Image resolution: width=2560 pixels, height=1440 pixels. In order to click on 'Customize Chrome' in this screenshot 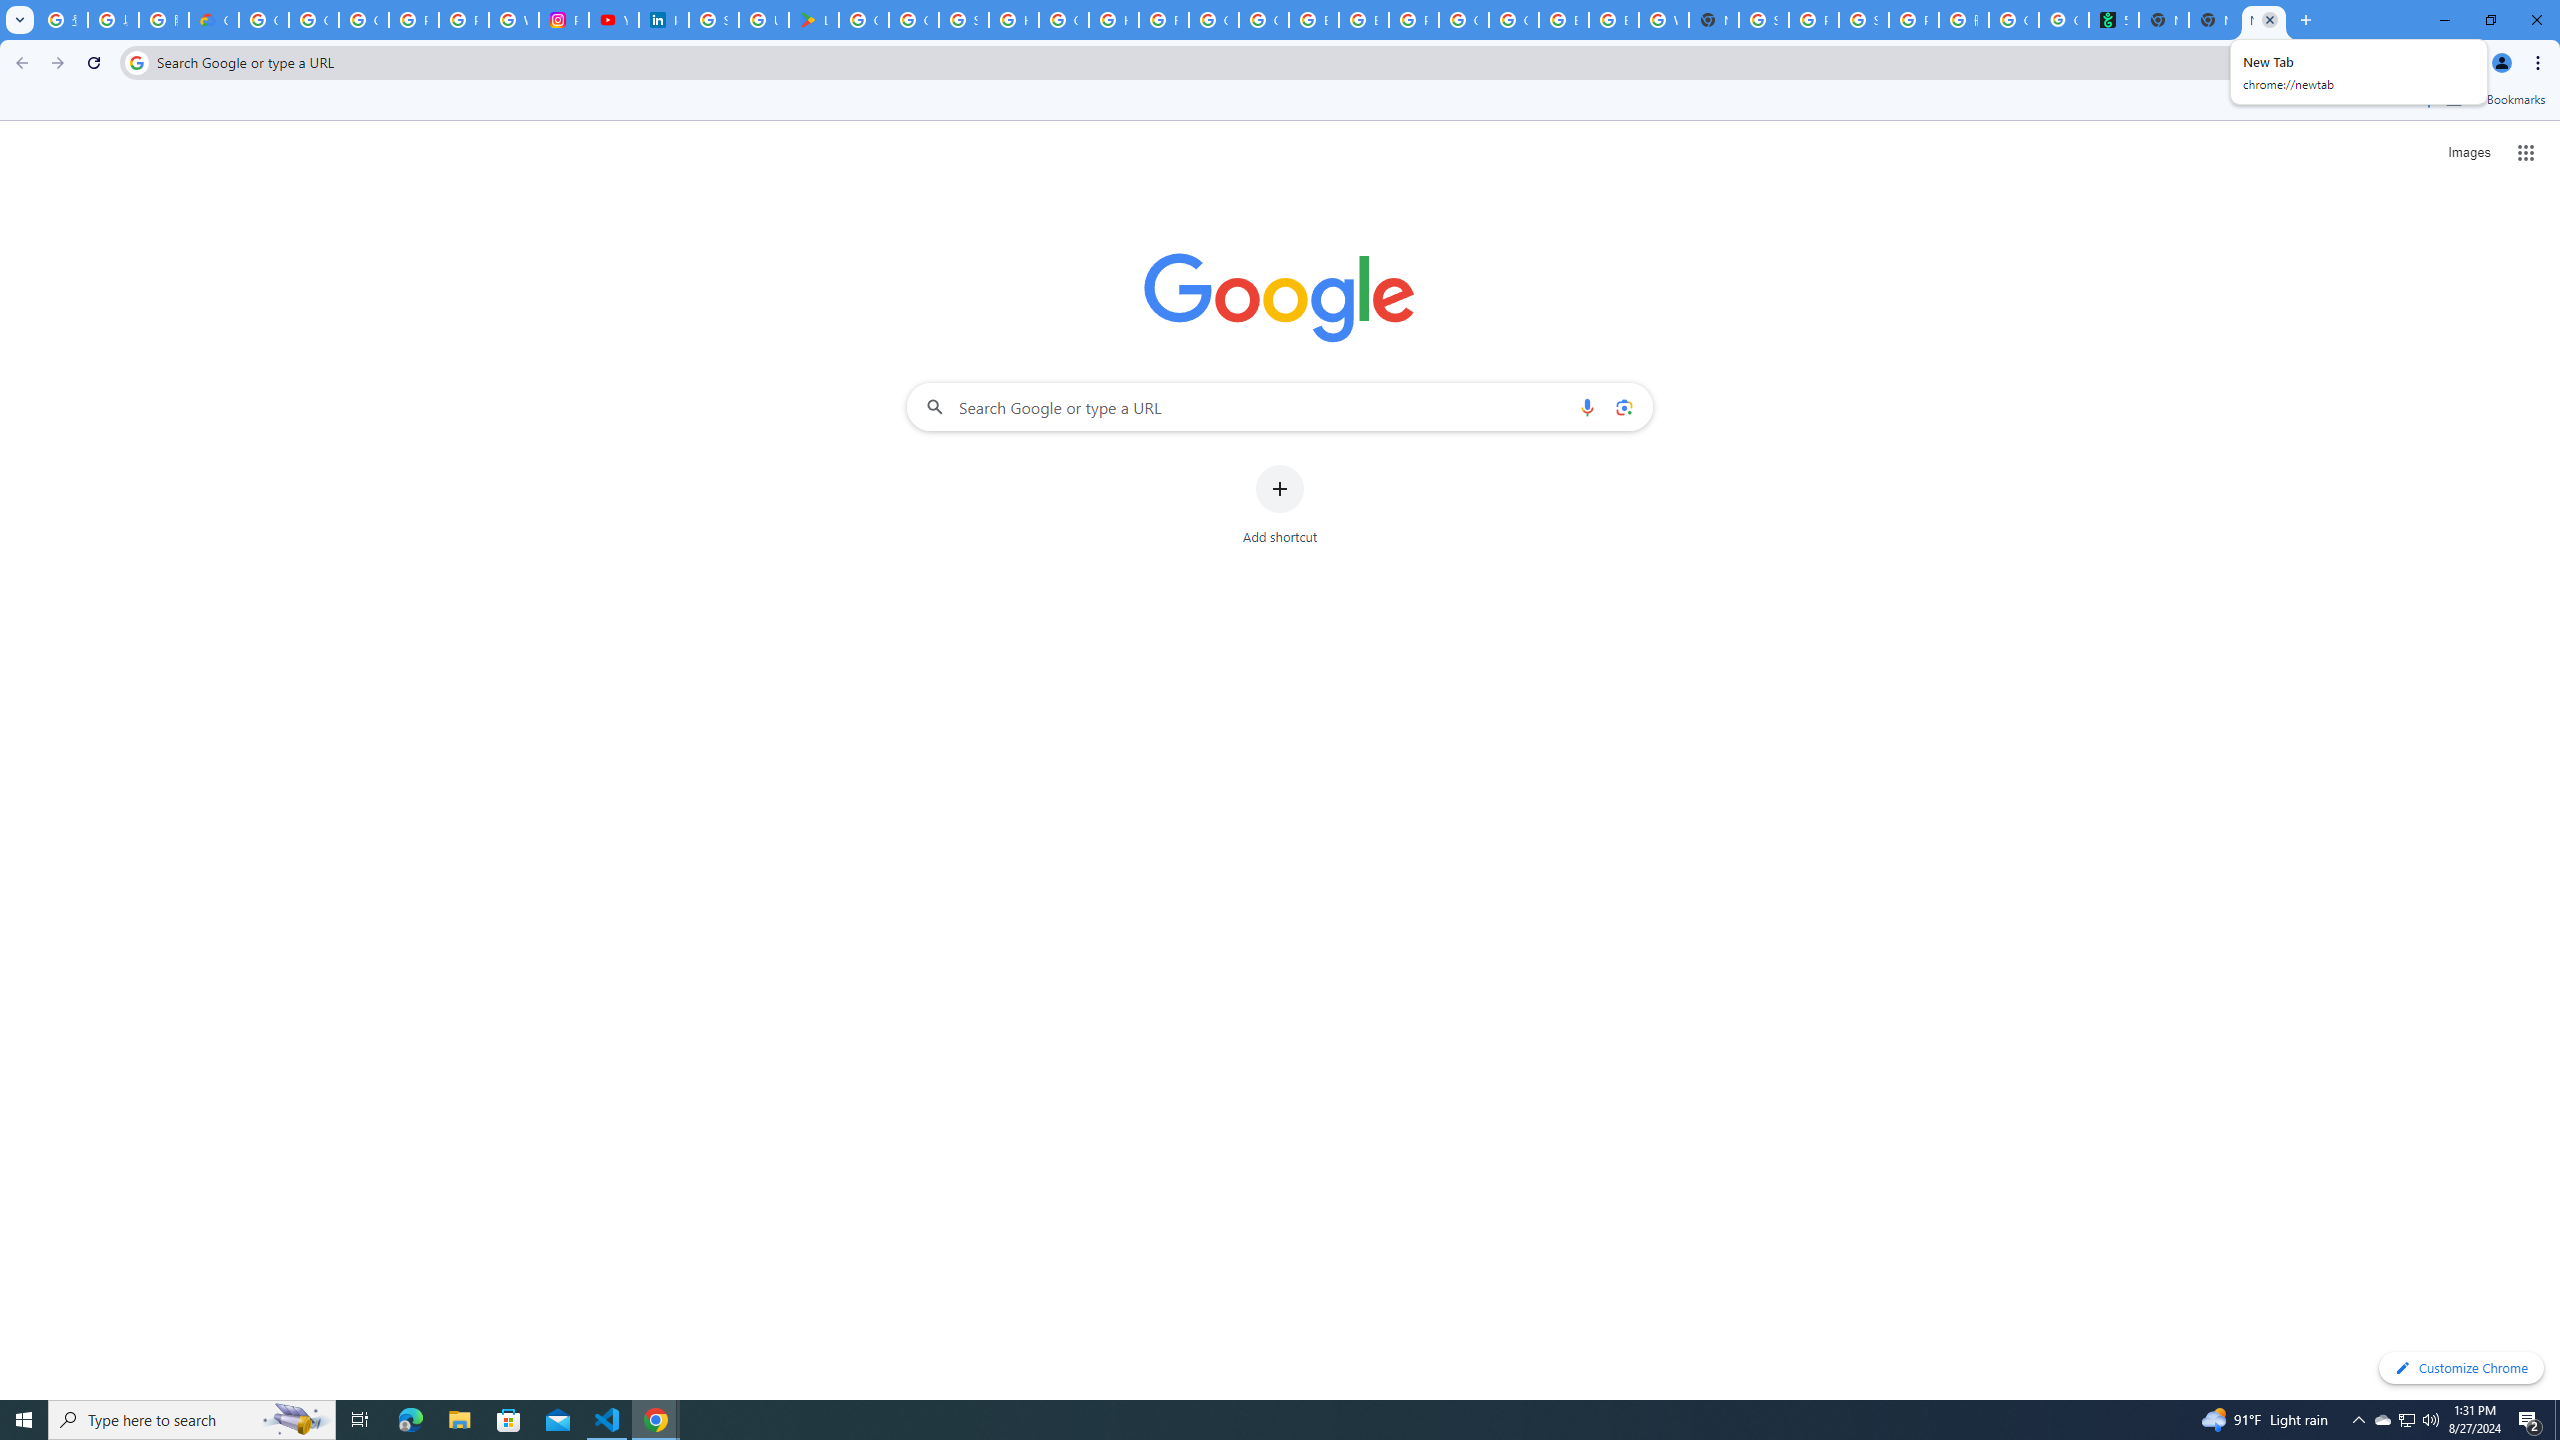, I will do `click(2461, 1367)`.